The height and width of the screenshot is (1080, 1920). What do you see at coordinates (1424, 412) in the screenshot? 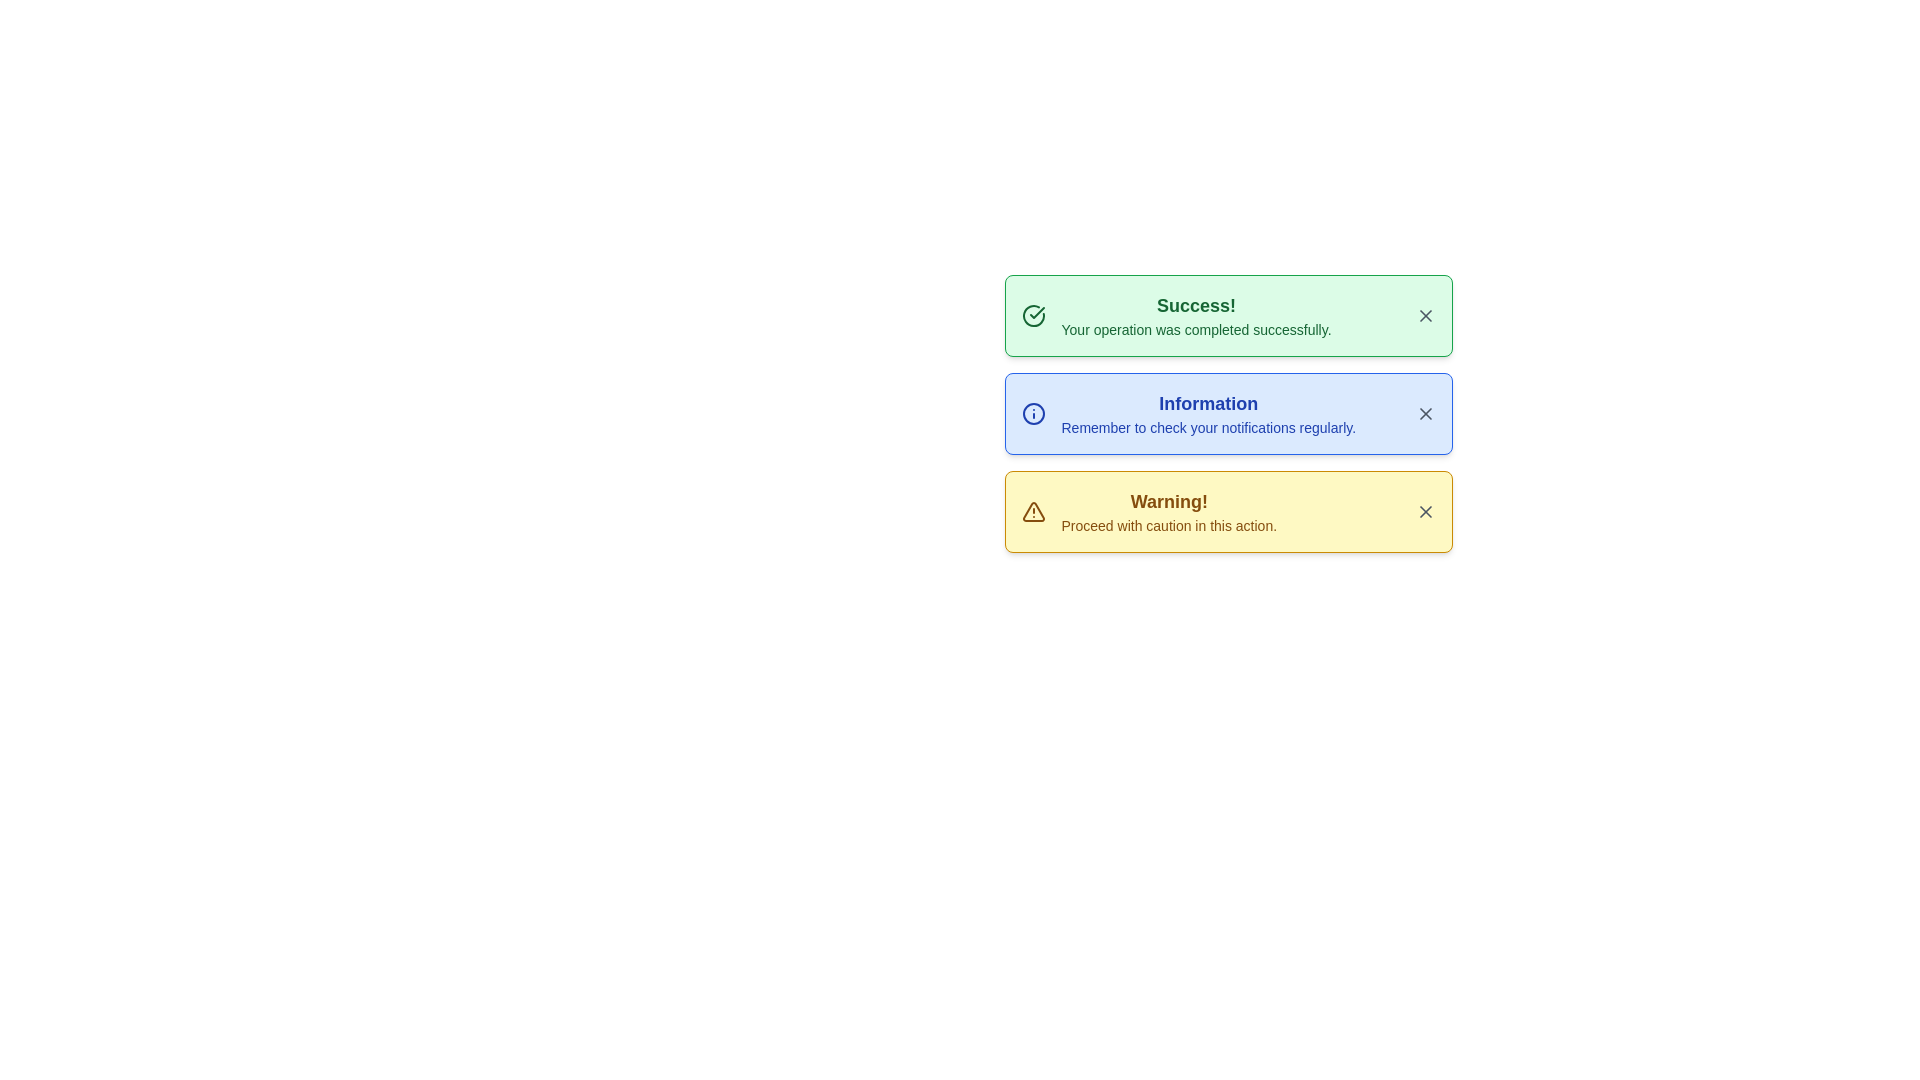
I see `the close button in the blue notification bar labeled 'Information Remember to check your notifications regularly' to change its color` at bounding box center [1424, 412].